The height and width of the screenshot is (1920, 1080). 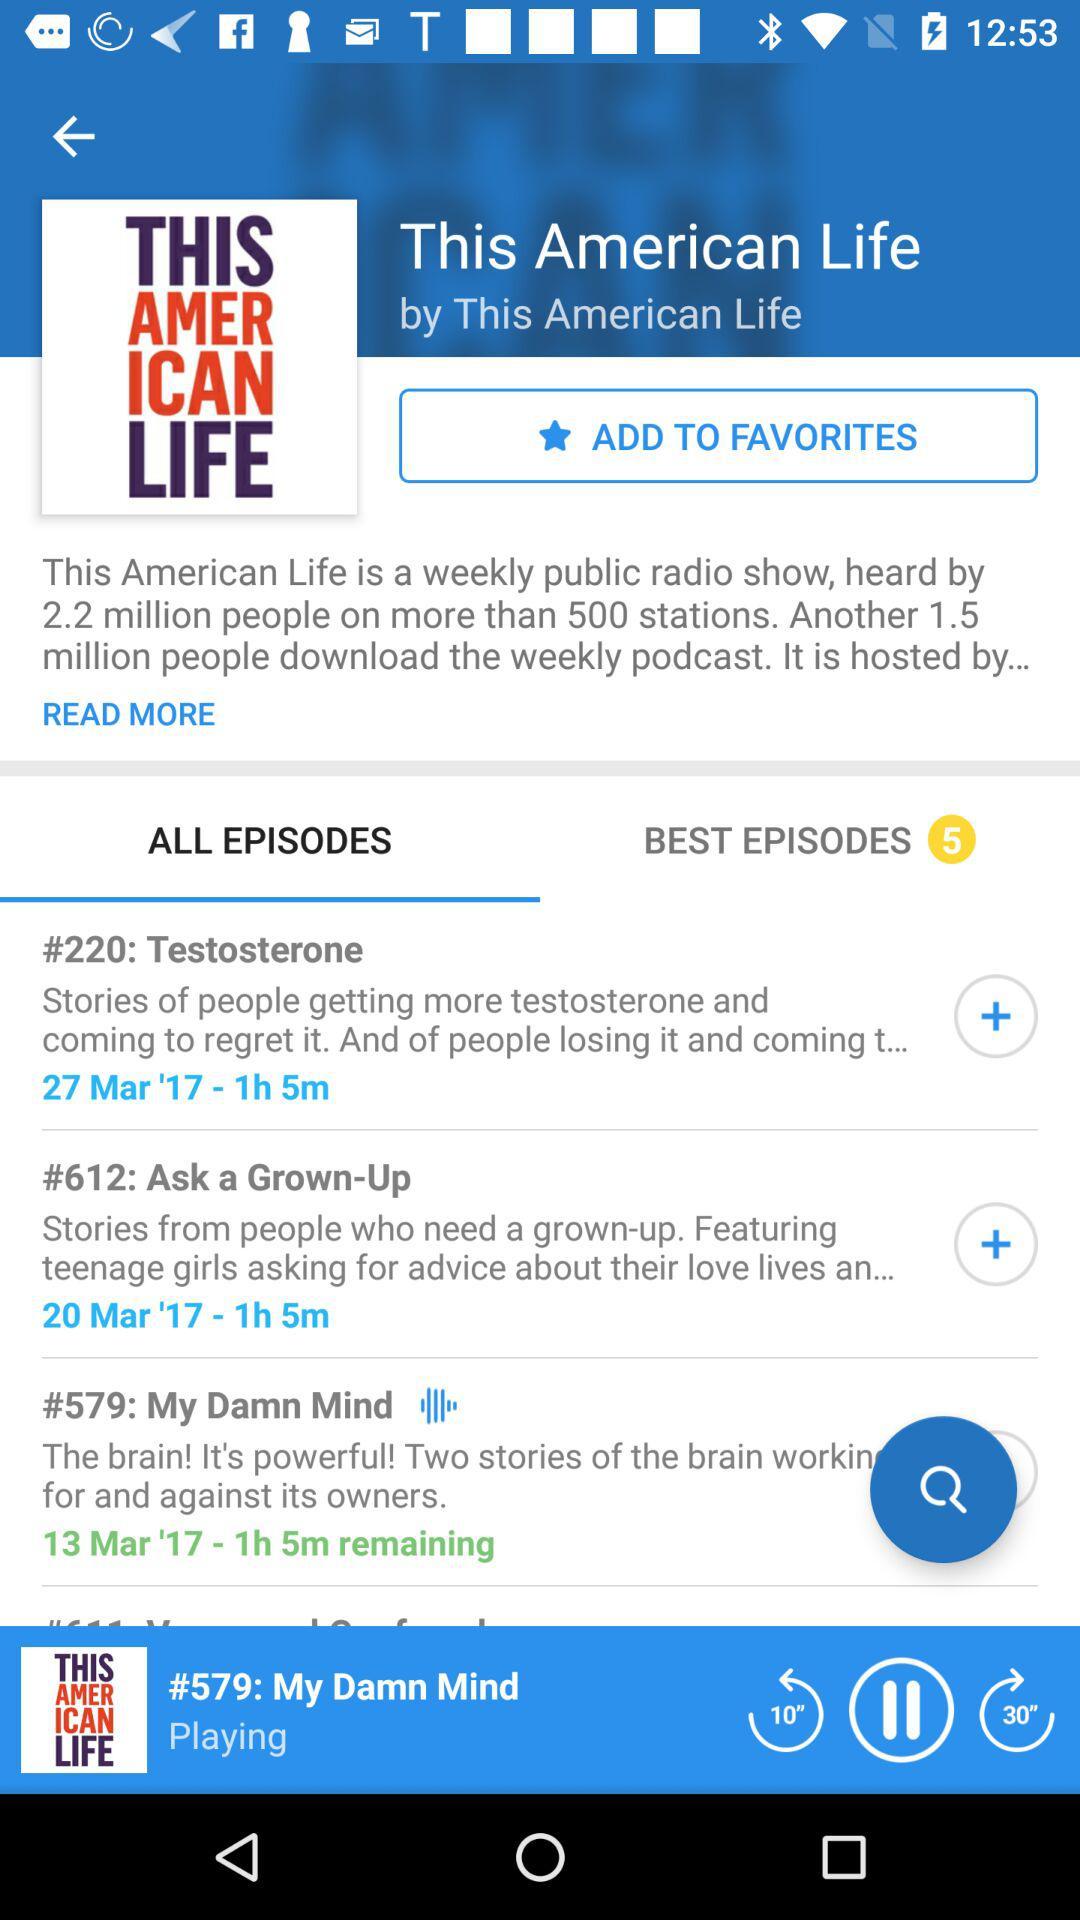 I want to click on episode, so click(x=995, y=1016).